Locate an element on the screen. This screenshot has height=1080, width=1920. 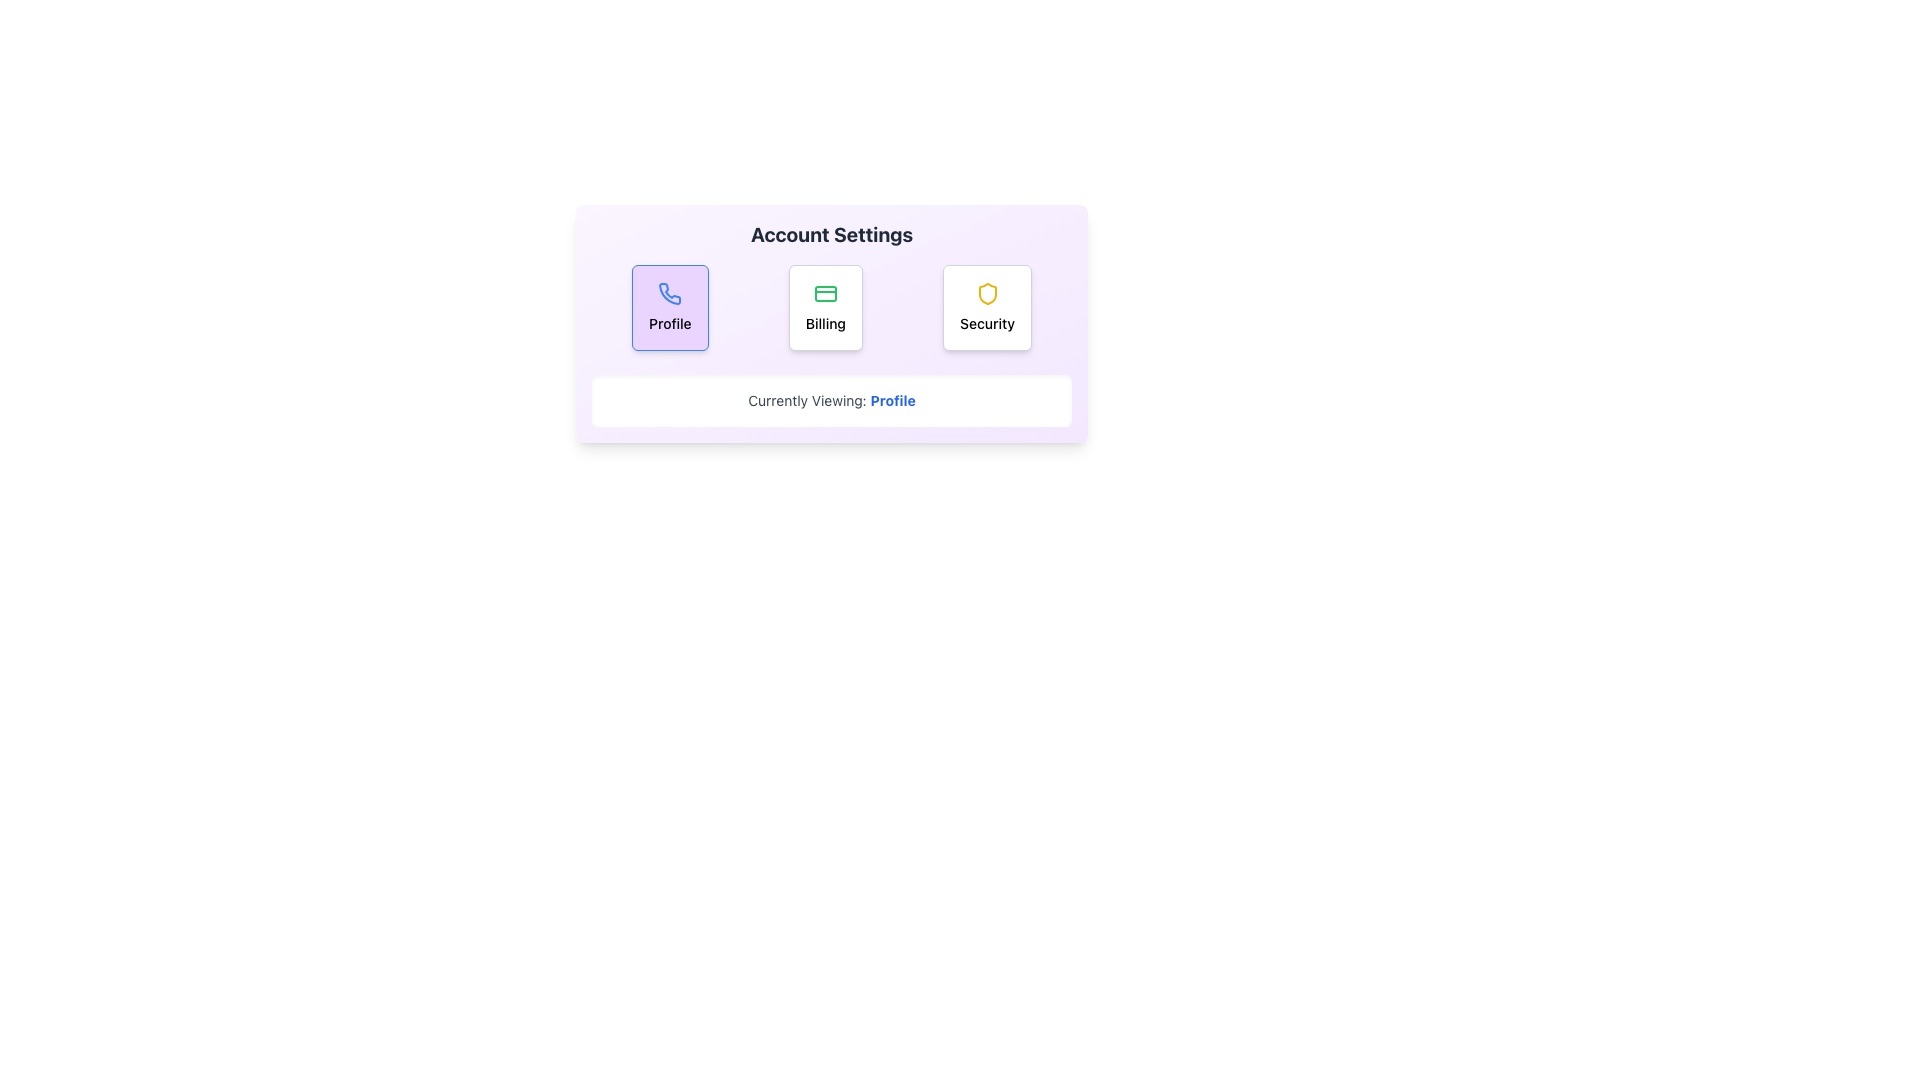
the third button in a row of three components located in the center-right part of the UI is located at coordinates (987, 308).